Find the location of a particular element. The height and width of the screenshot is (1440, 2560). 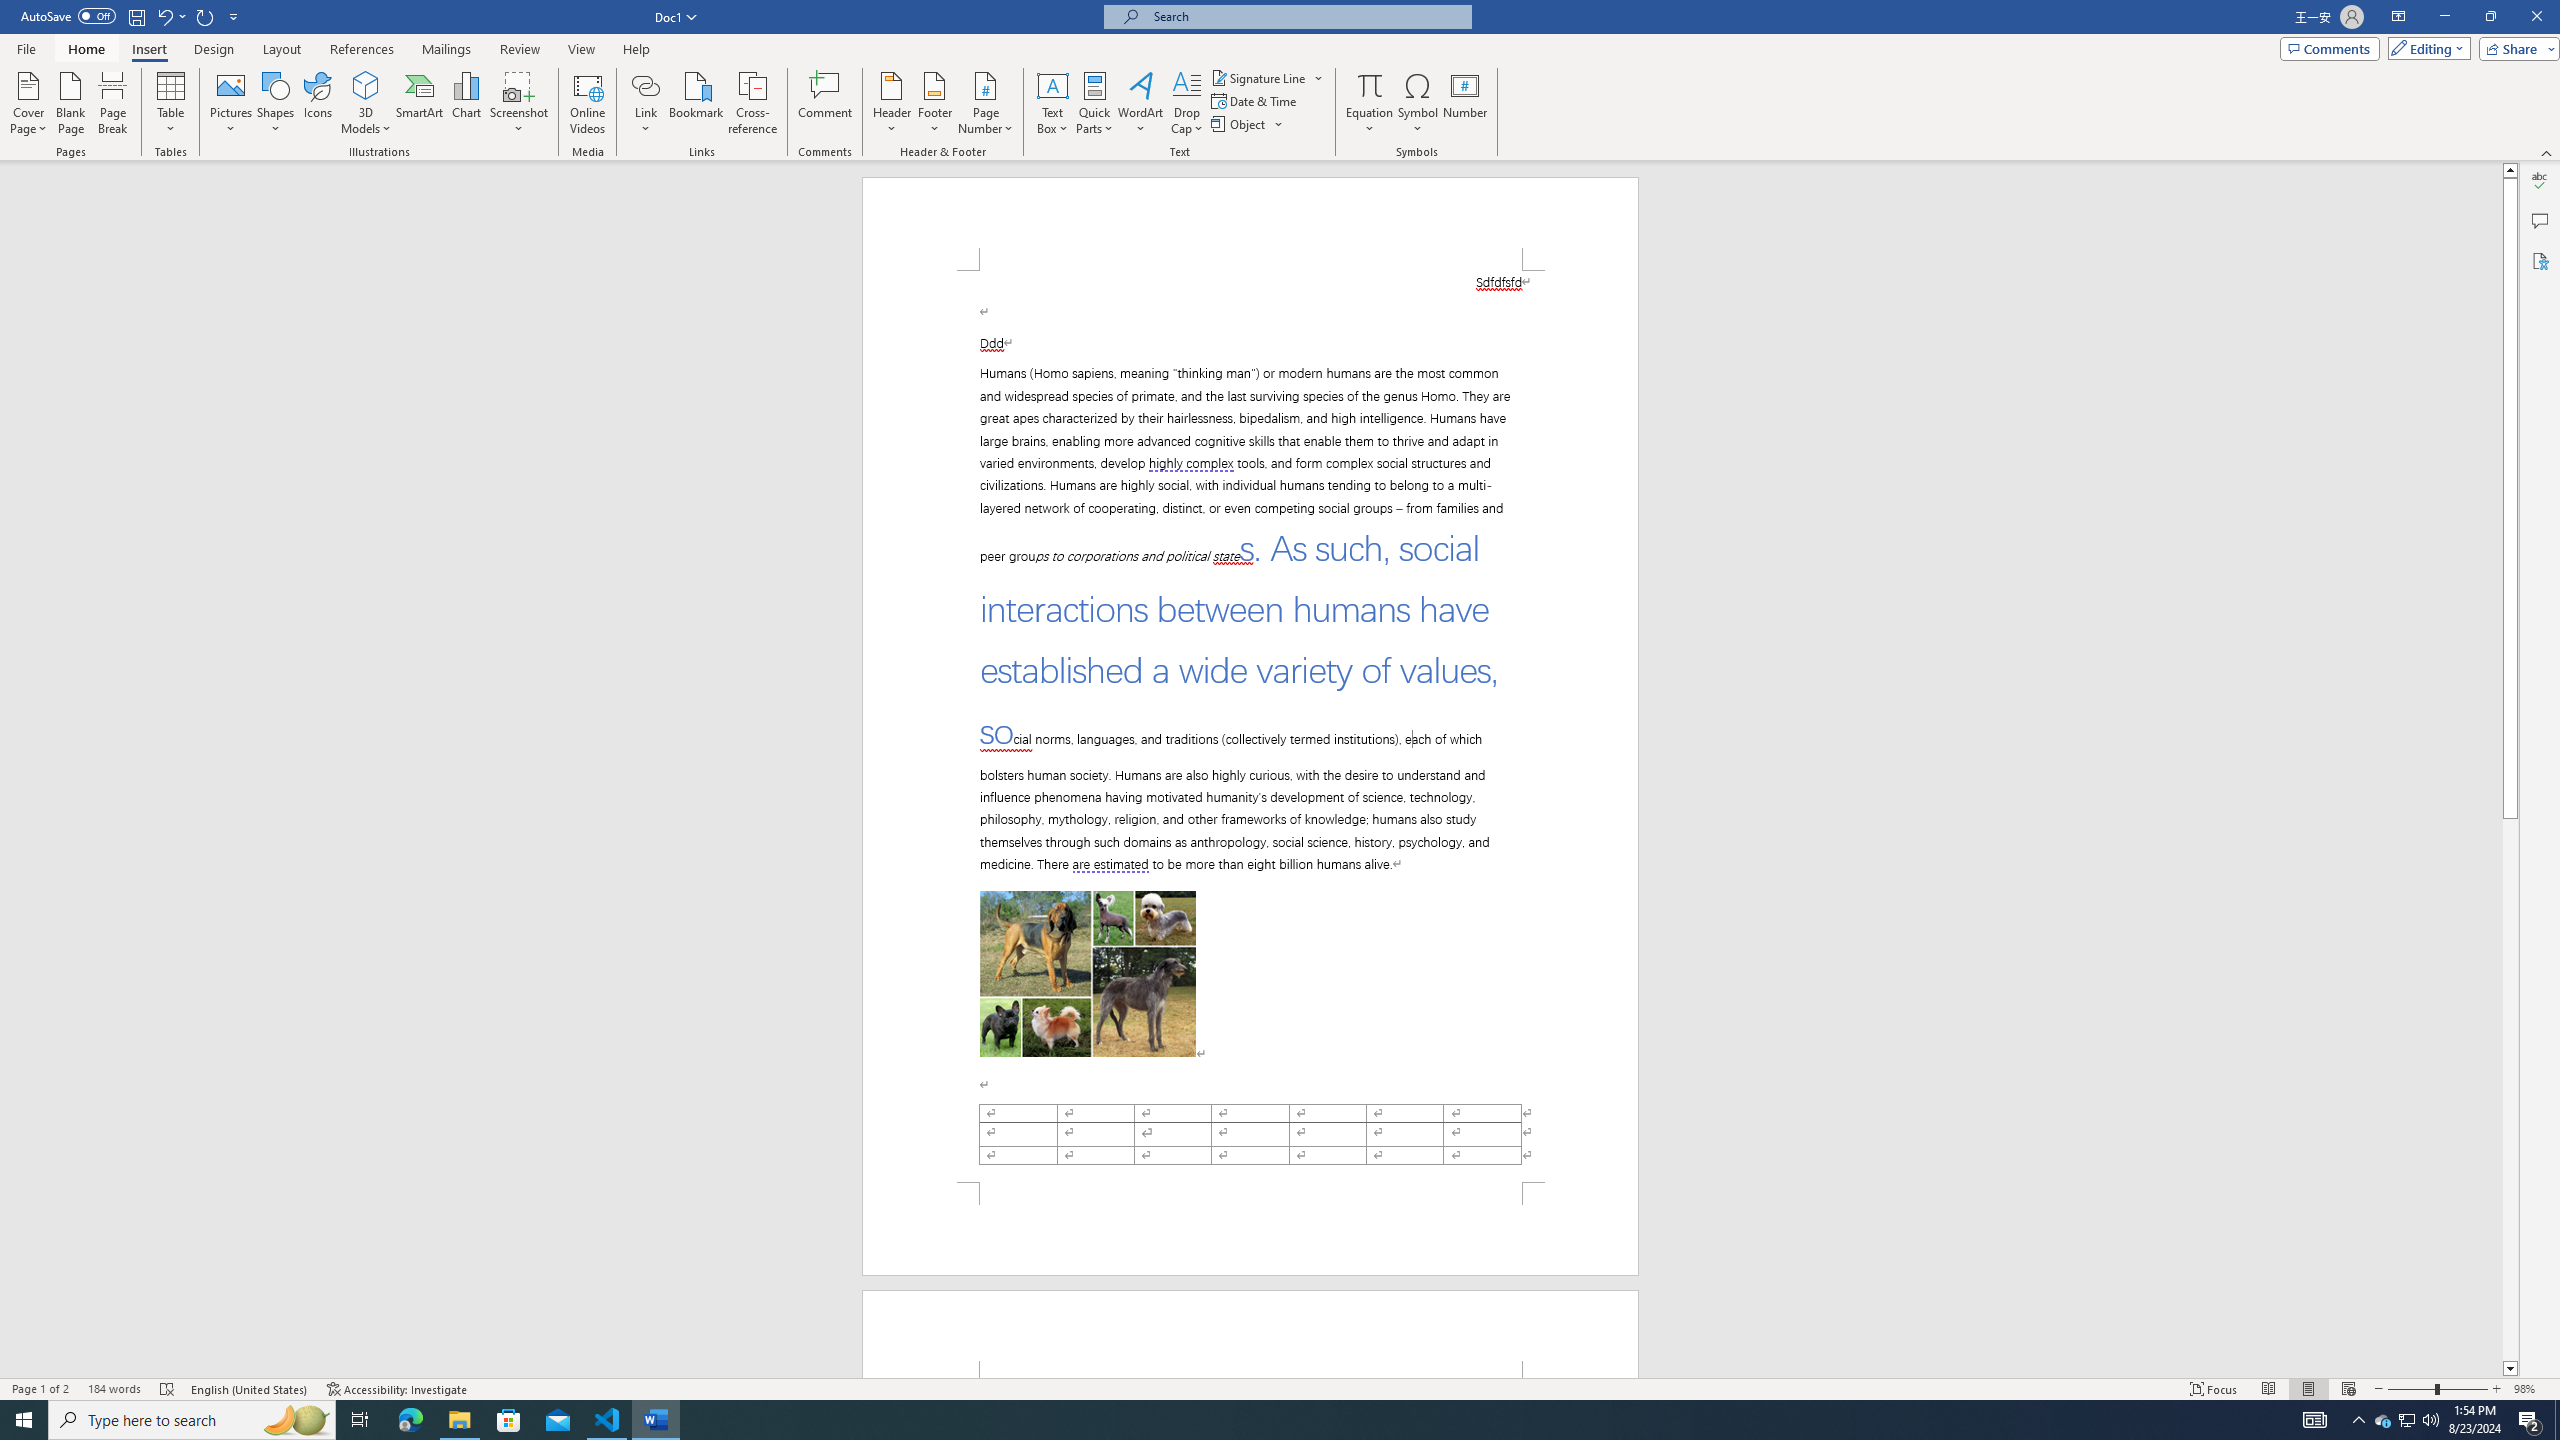

'Quick Parts' is located at coordinates (1094, 103).